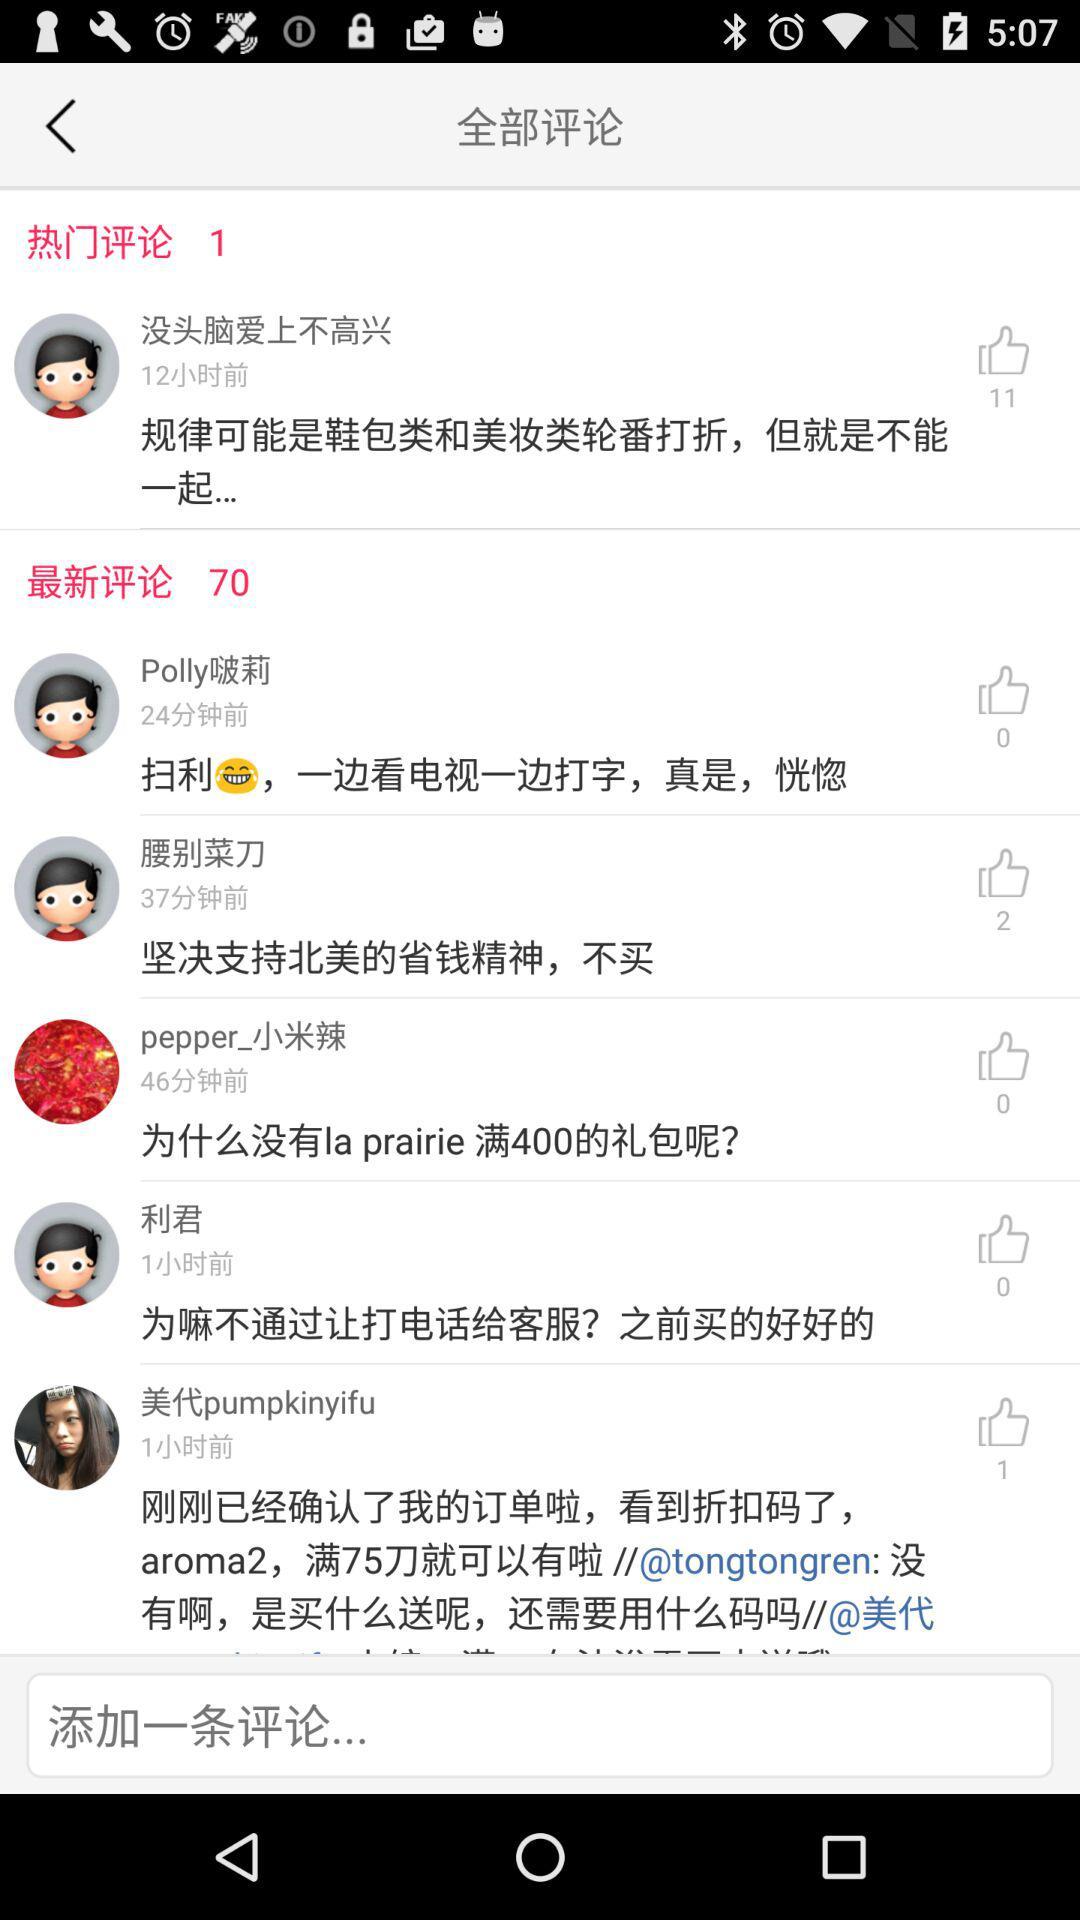  Describe the element at coordinates (1003, 369) in the screenshot. I see `the 11` at that location.